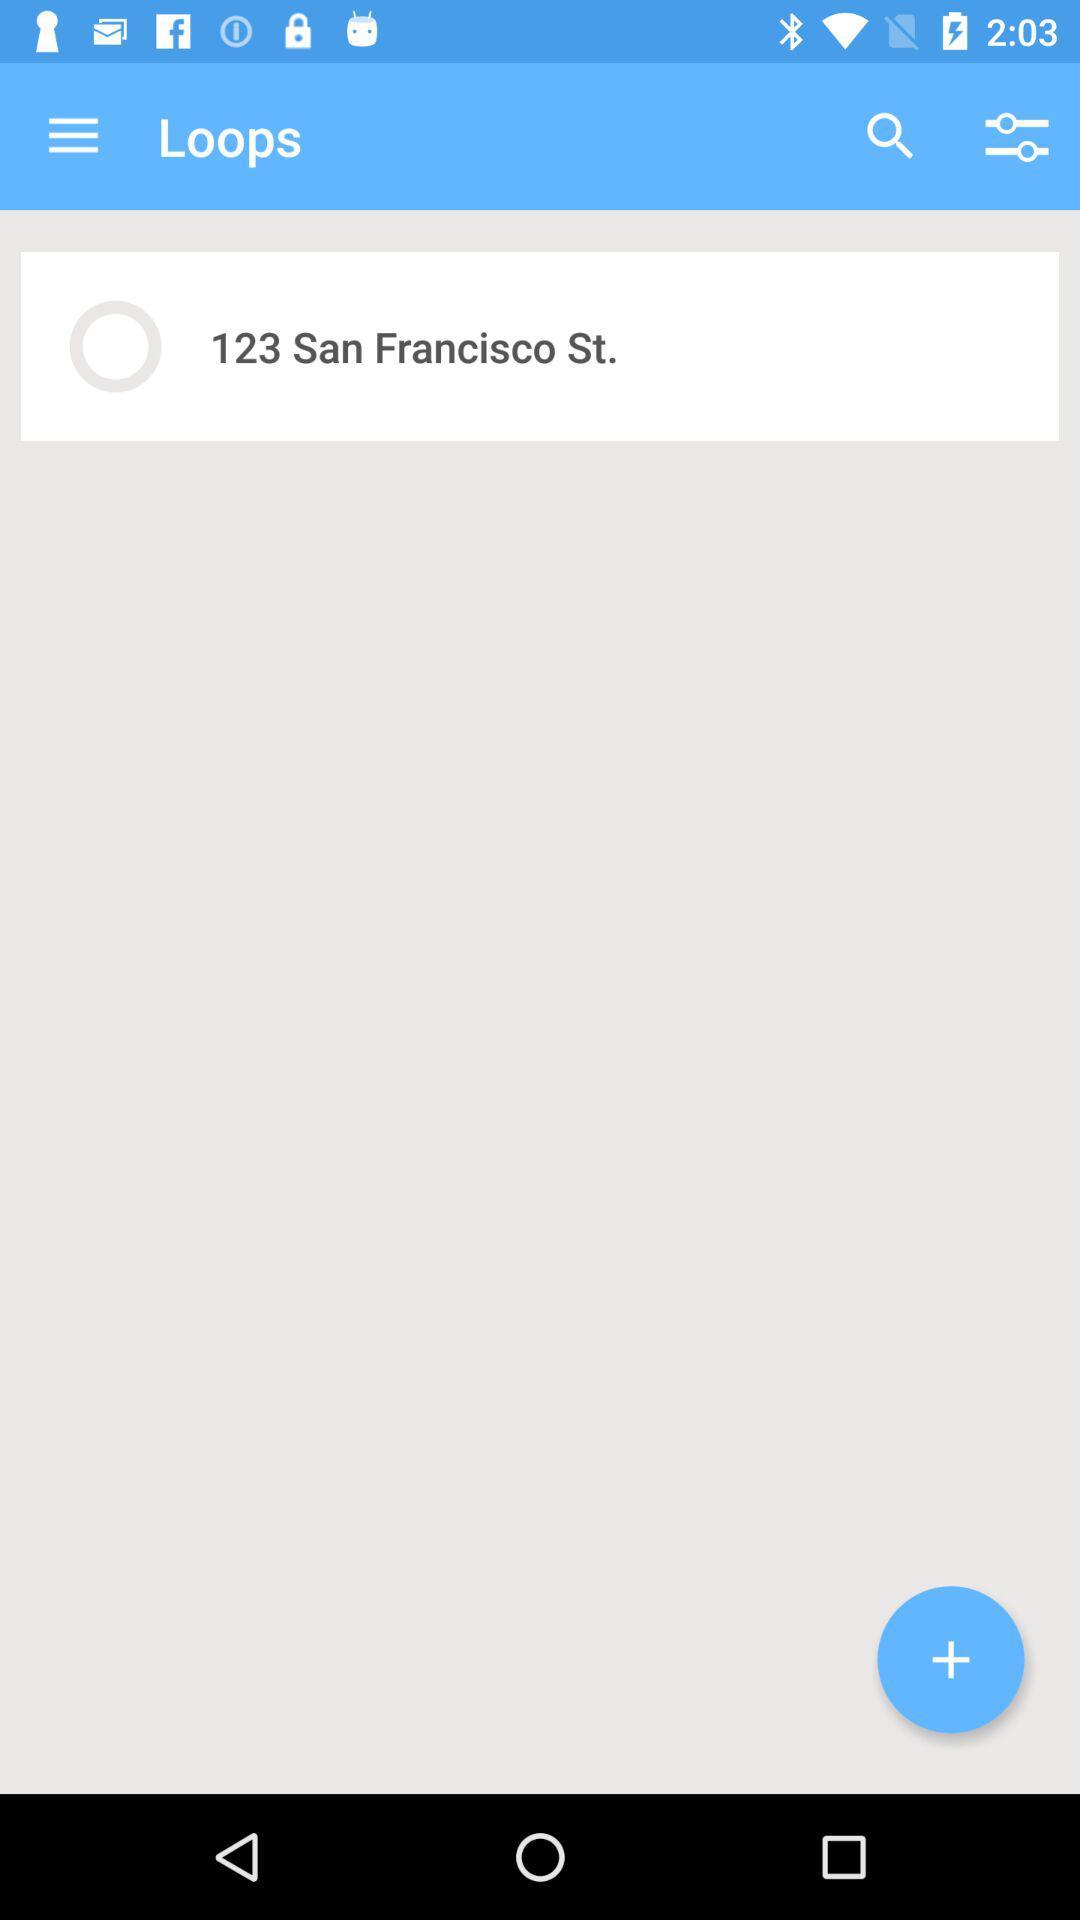 The height and width of the screenshot is (1920, 1080). What do you see at coordinates (950, 1659) in the screenshot?
I see `the add icon` at bounding box center [950, 1659].